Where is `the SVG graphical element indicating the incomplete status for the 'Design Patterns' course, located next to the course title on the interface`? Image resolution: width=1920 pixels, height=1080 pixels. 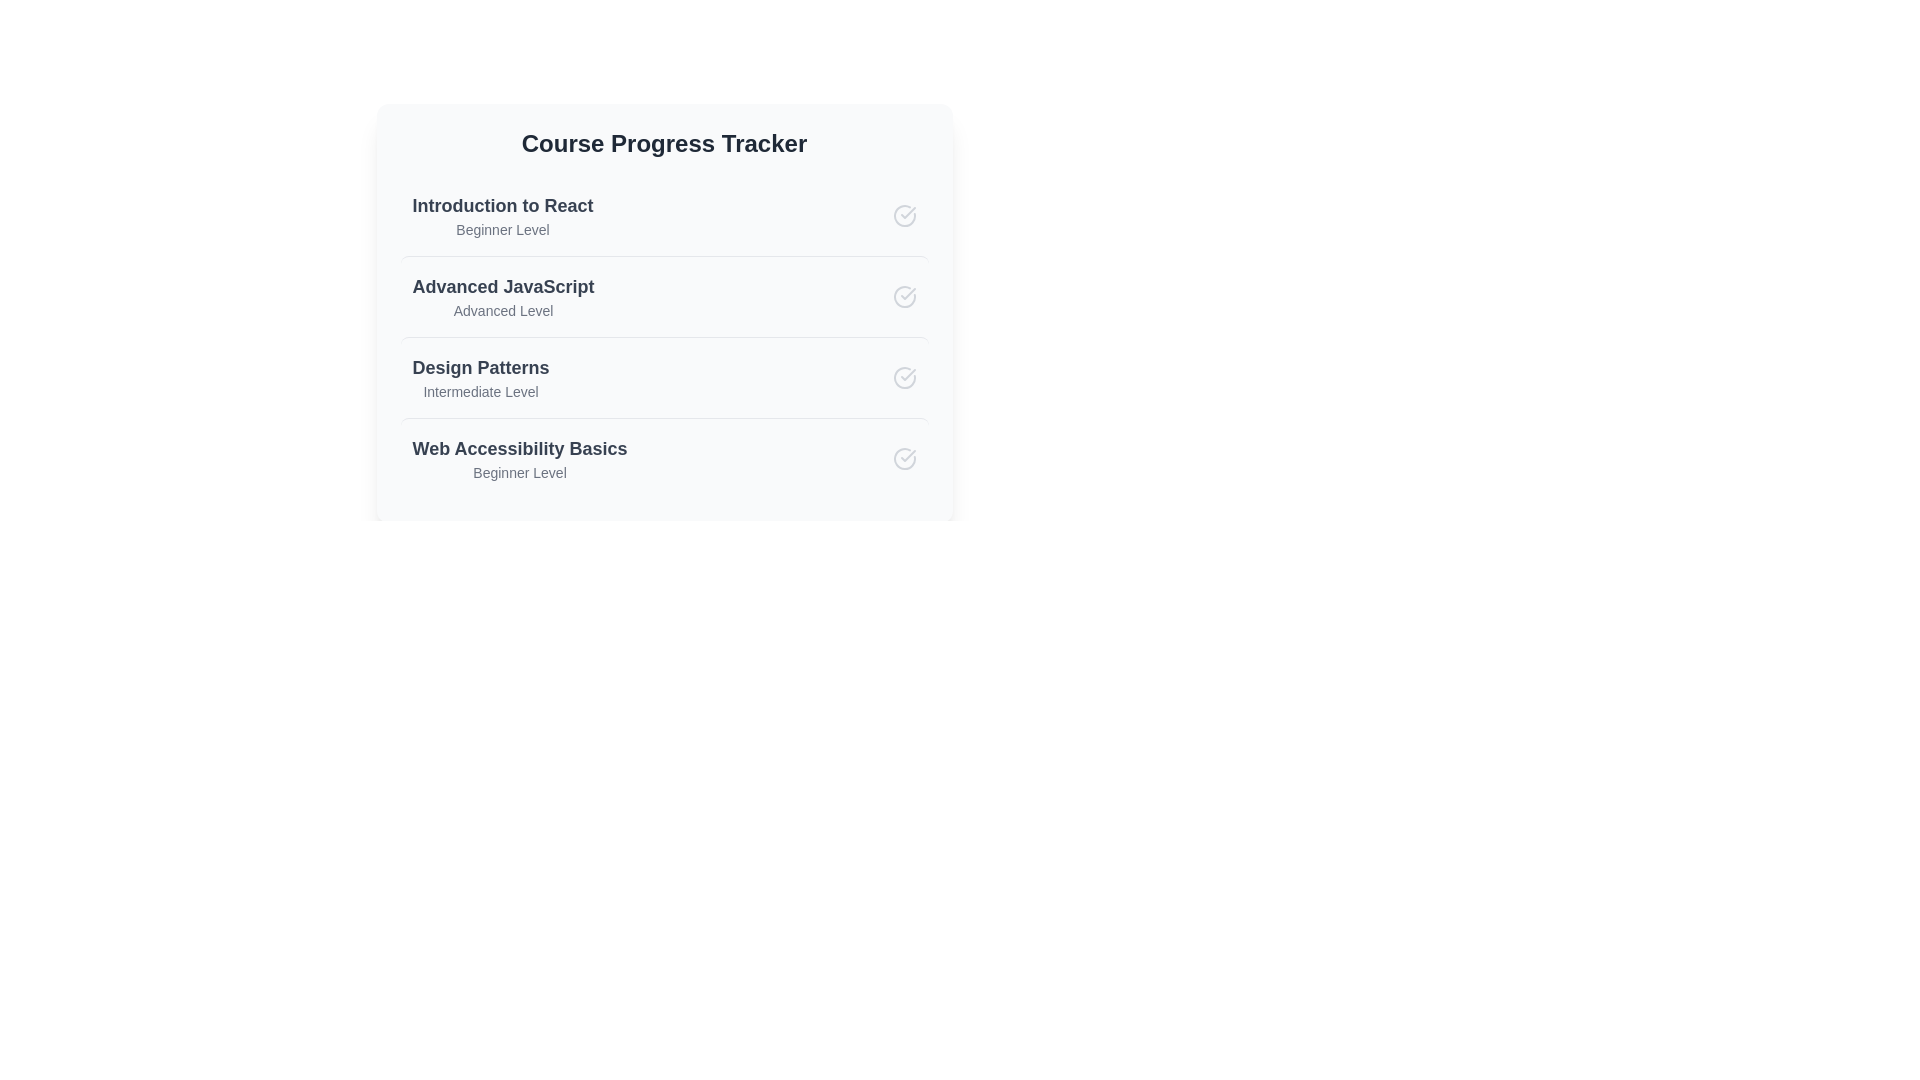 the SVG graphical element indicating the incomplete status for the 'Design Patterns' course, located next to the course title on the interface is located at coordinates (903, 378).